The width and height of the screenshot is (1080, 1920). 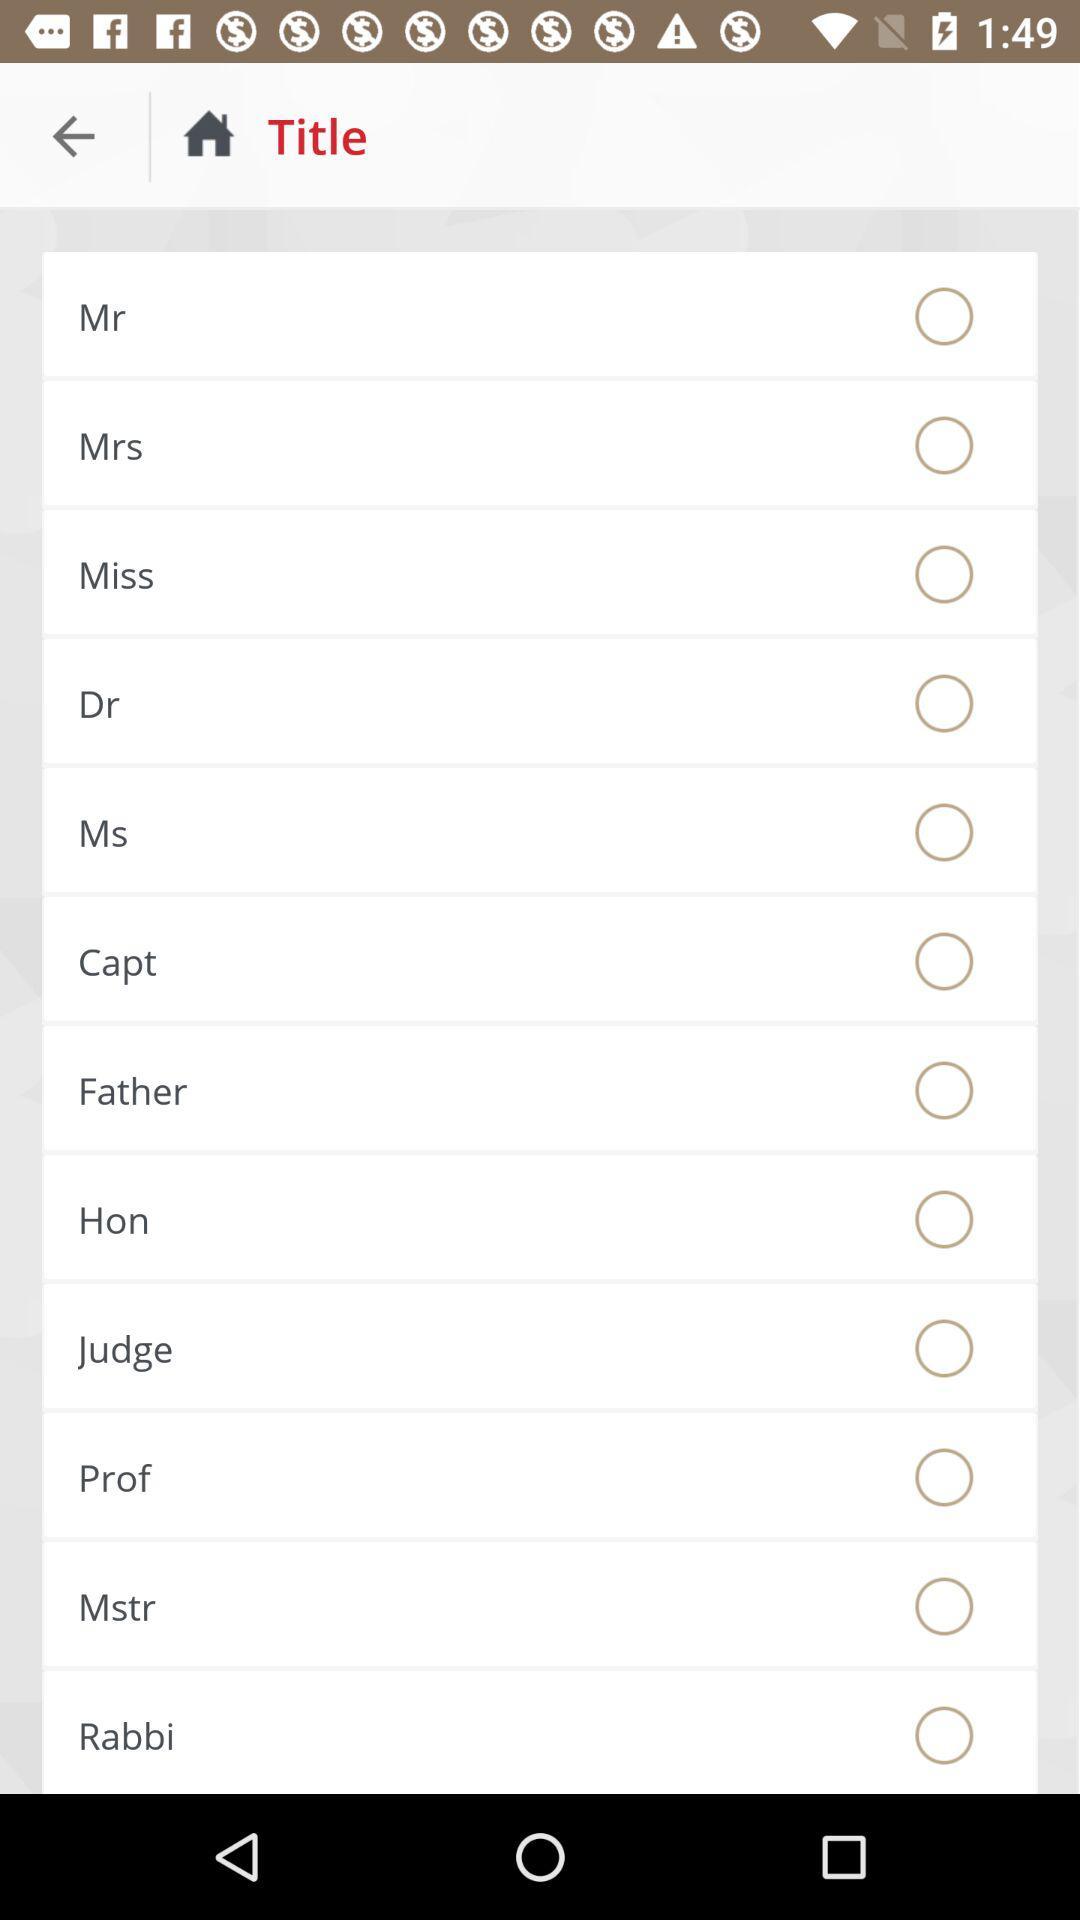 I want to click on mr as prefix, so click(x=944, y=315).